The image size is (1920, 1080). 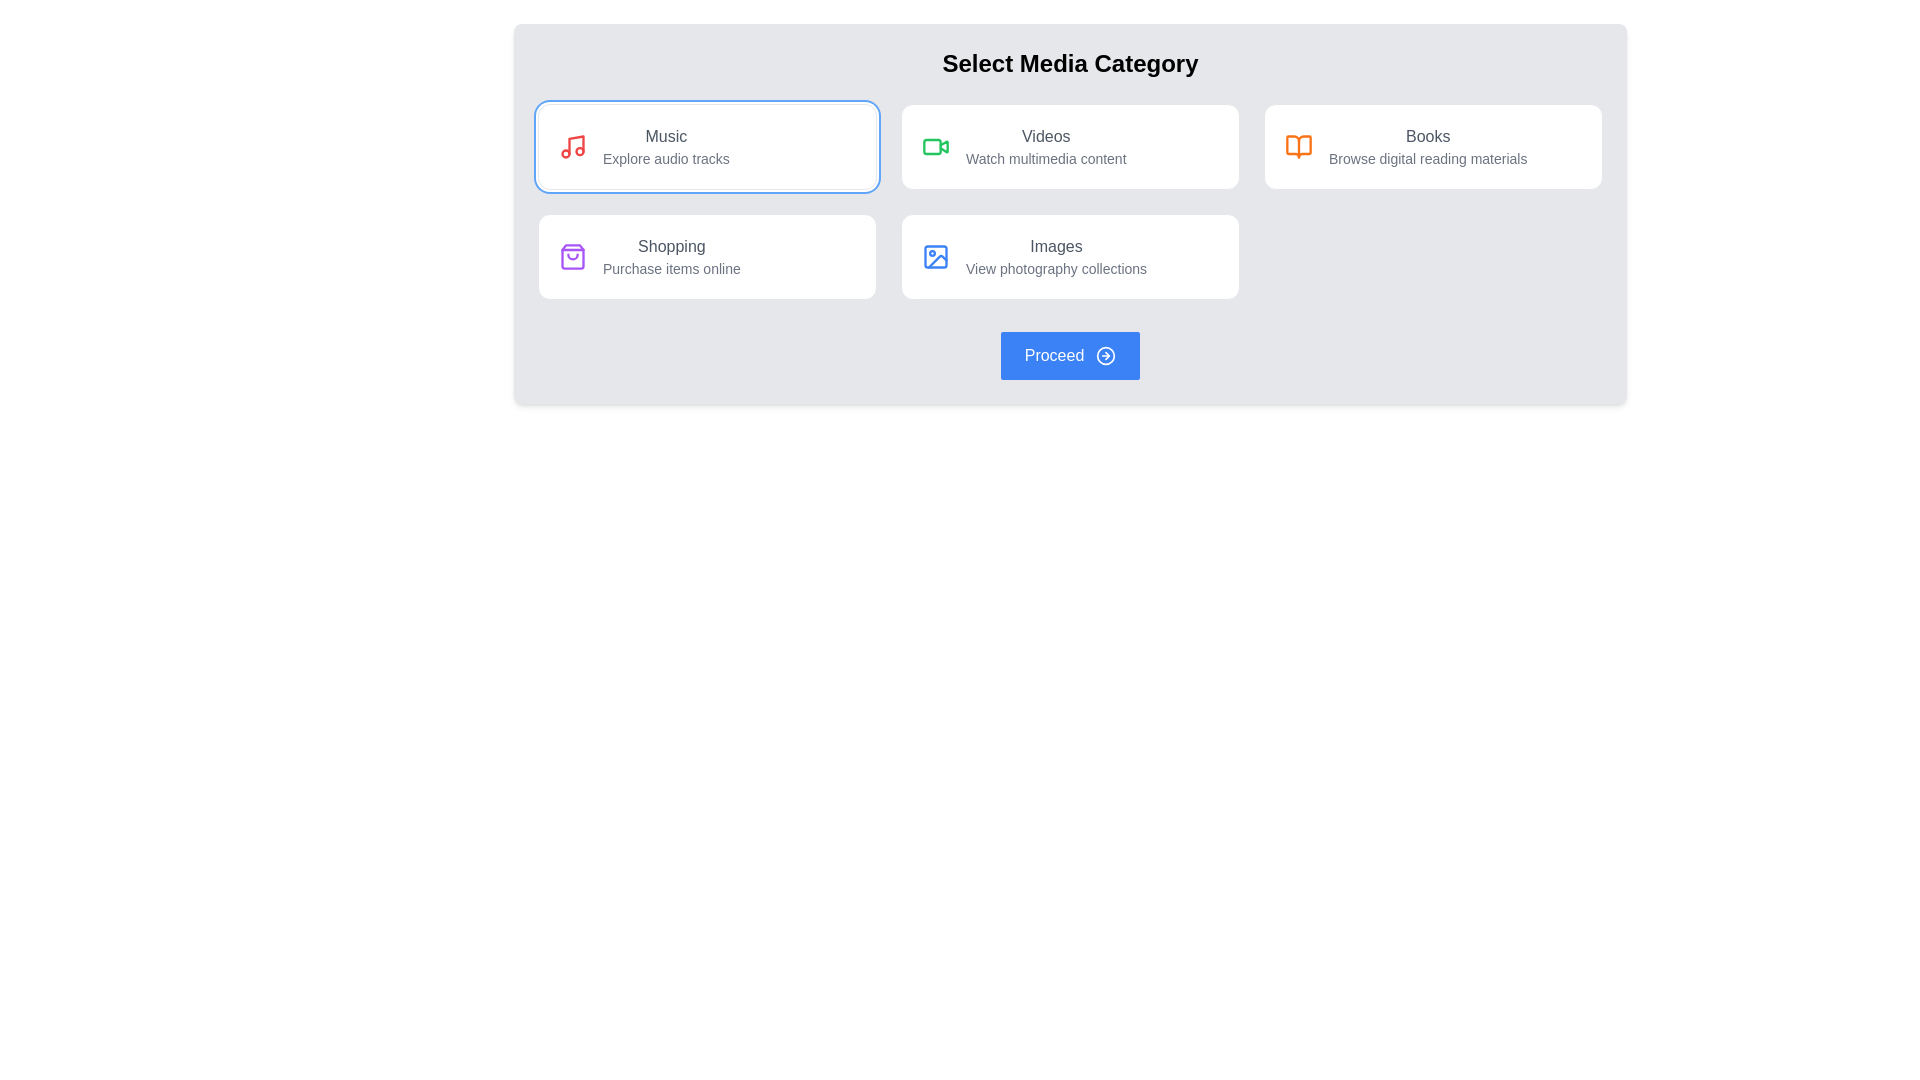 I want to click on the small rectangular icon representing the video media category option, which is located above the 'Videos' text label in the second column of the top row in the media category selection grid, so click(x=931, y=145).